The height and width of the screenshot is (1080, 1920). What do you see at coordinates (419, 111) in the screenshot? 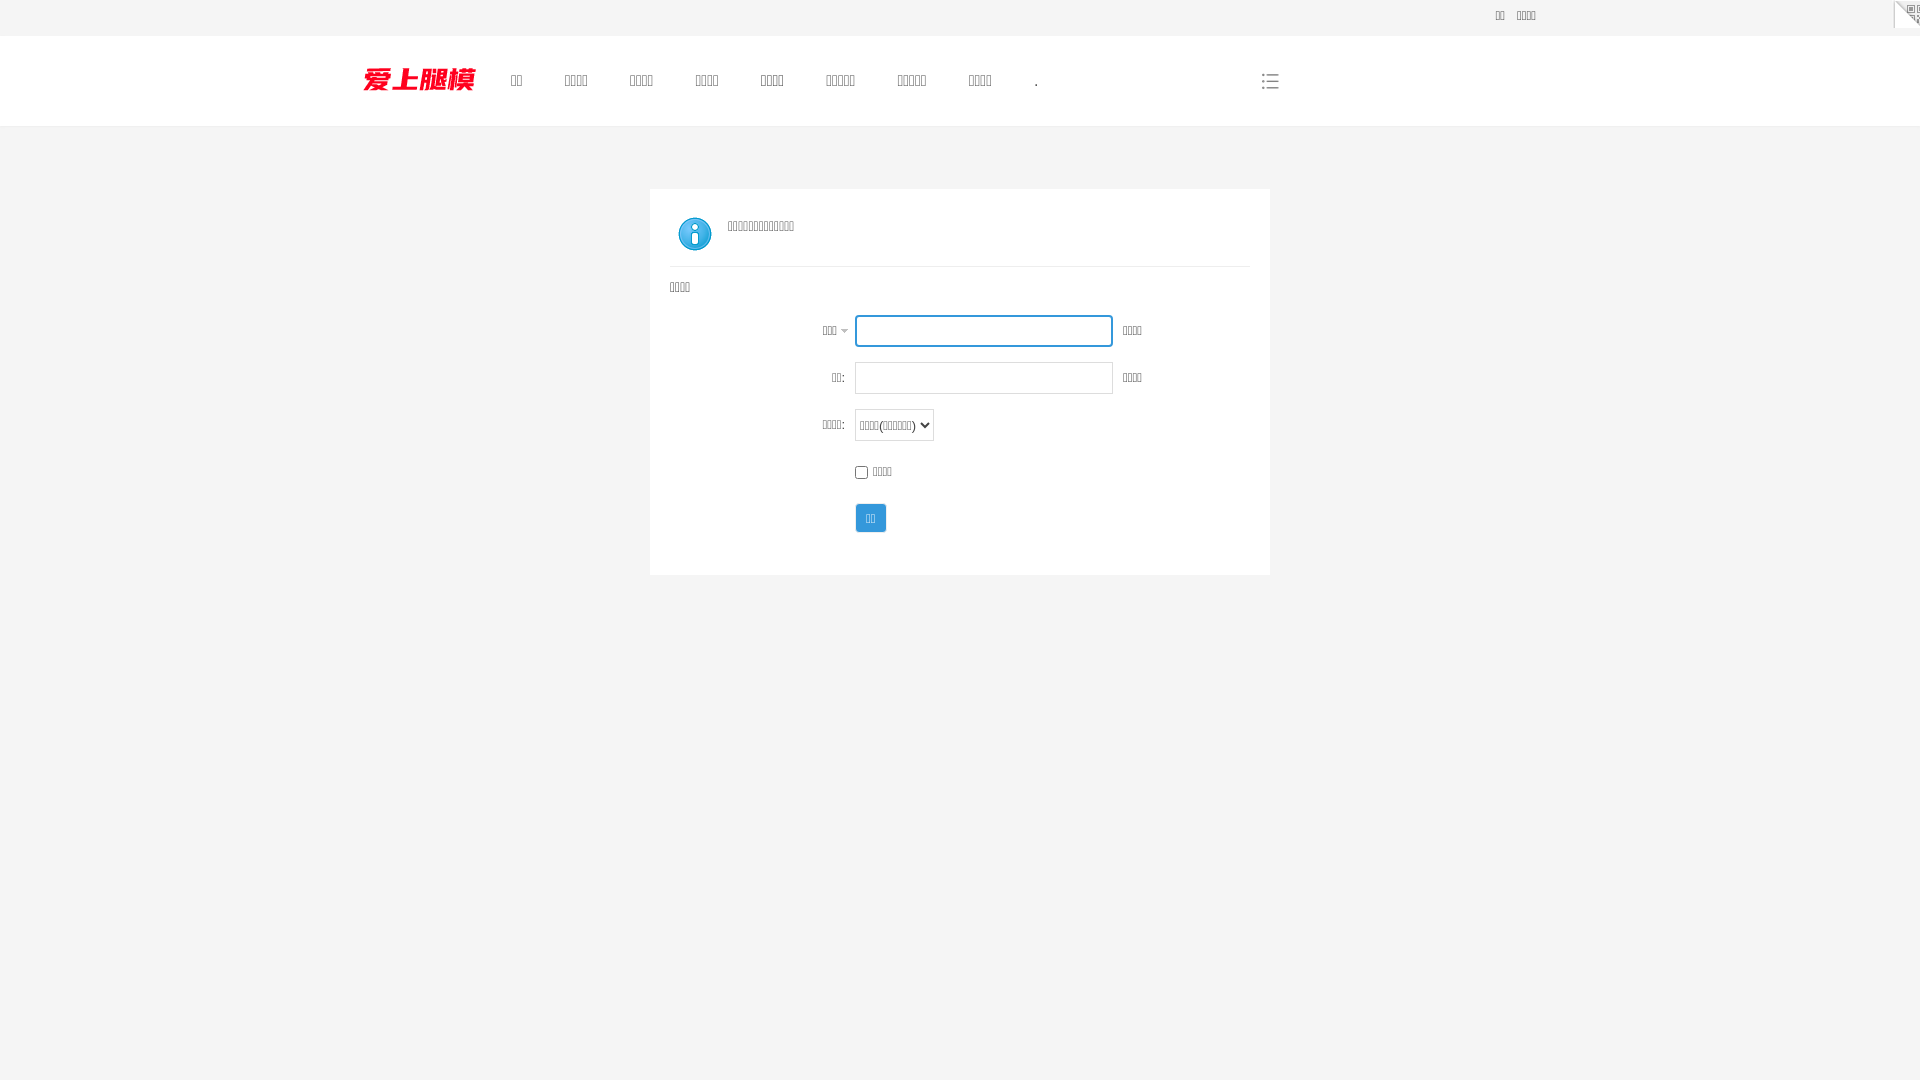
I see `'.'` at bounding box center [419, 111].